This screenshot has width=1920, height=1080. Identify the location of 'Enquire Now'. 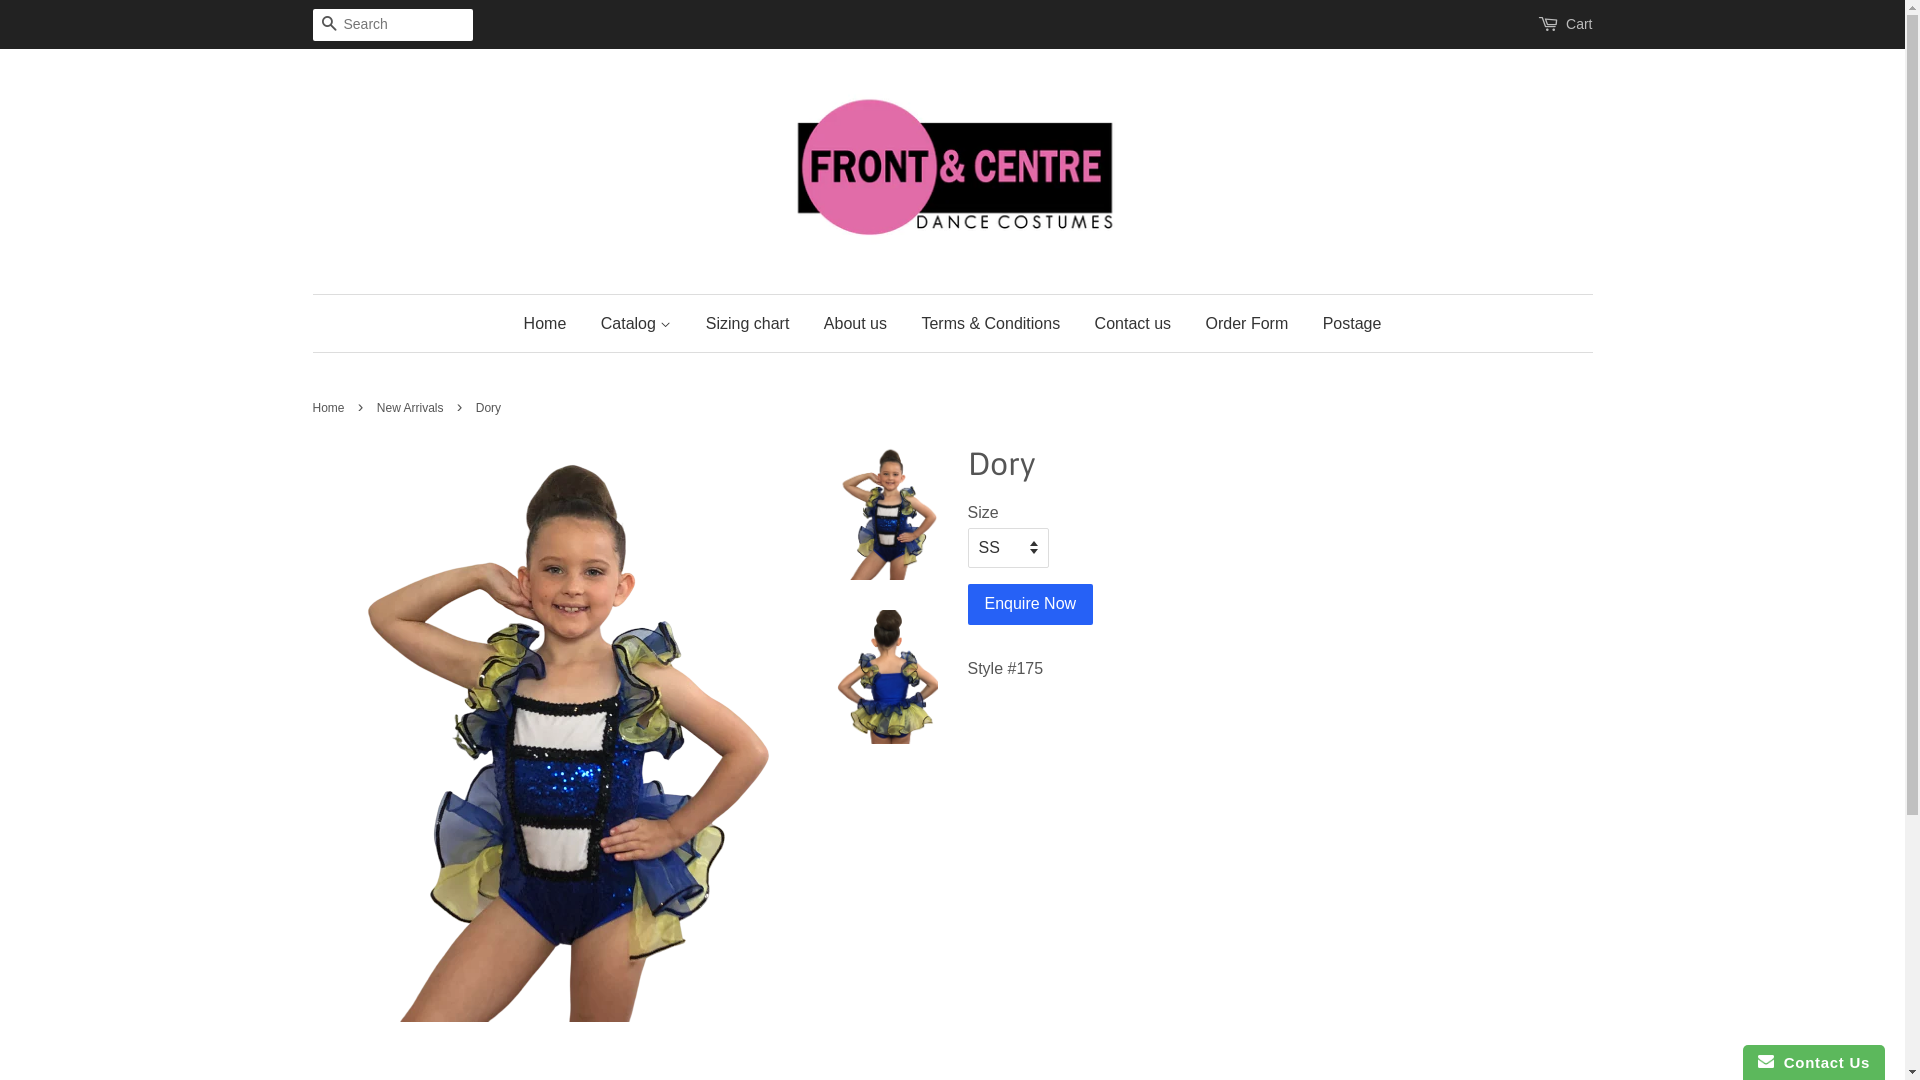
(1031, 603).